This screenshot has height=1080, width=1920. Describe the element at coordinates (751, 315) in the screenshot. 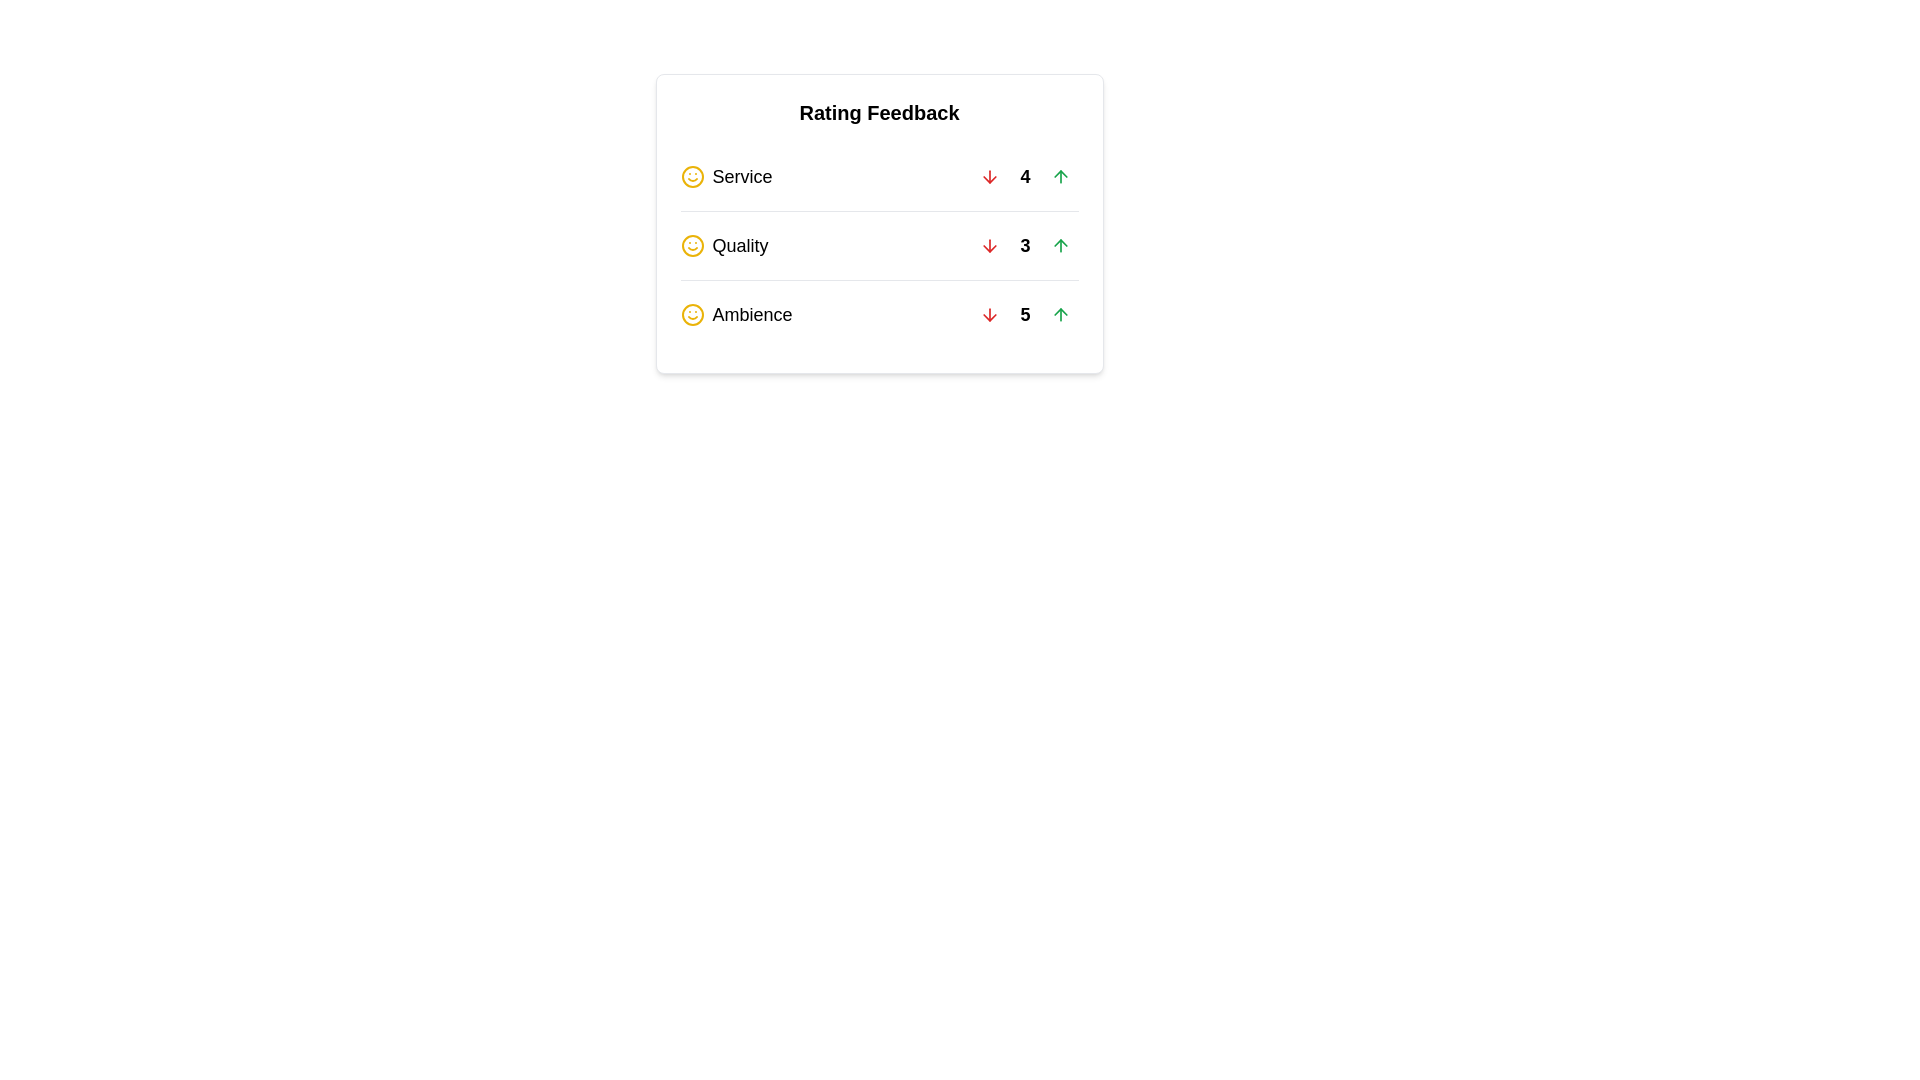

I see `the text label 'Ambience'` at that location.